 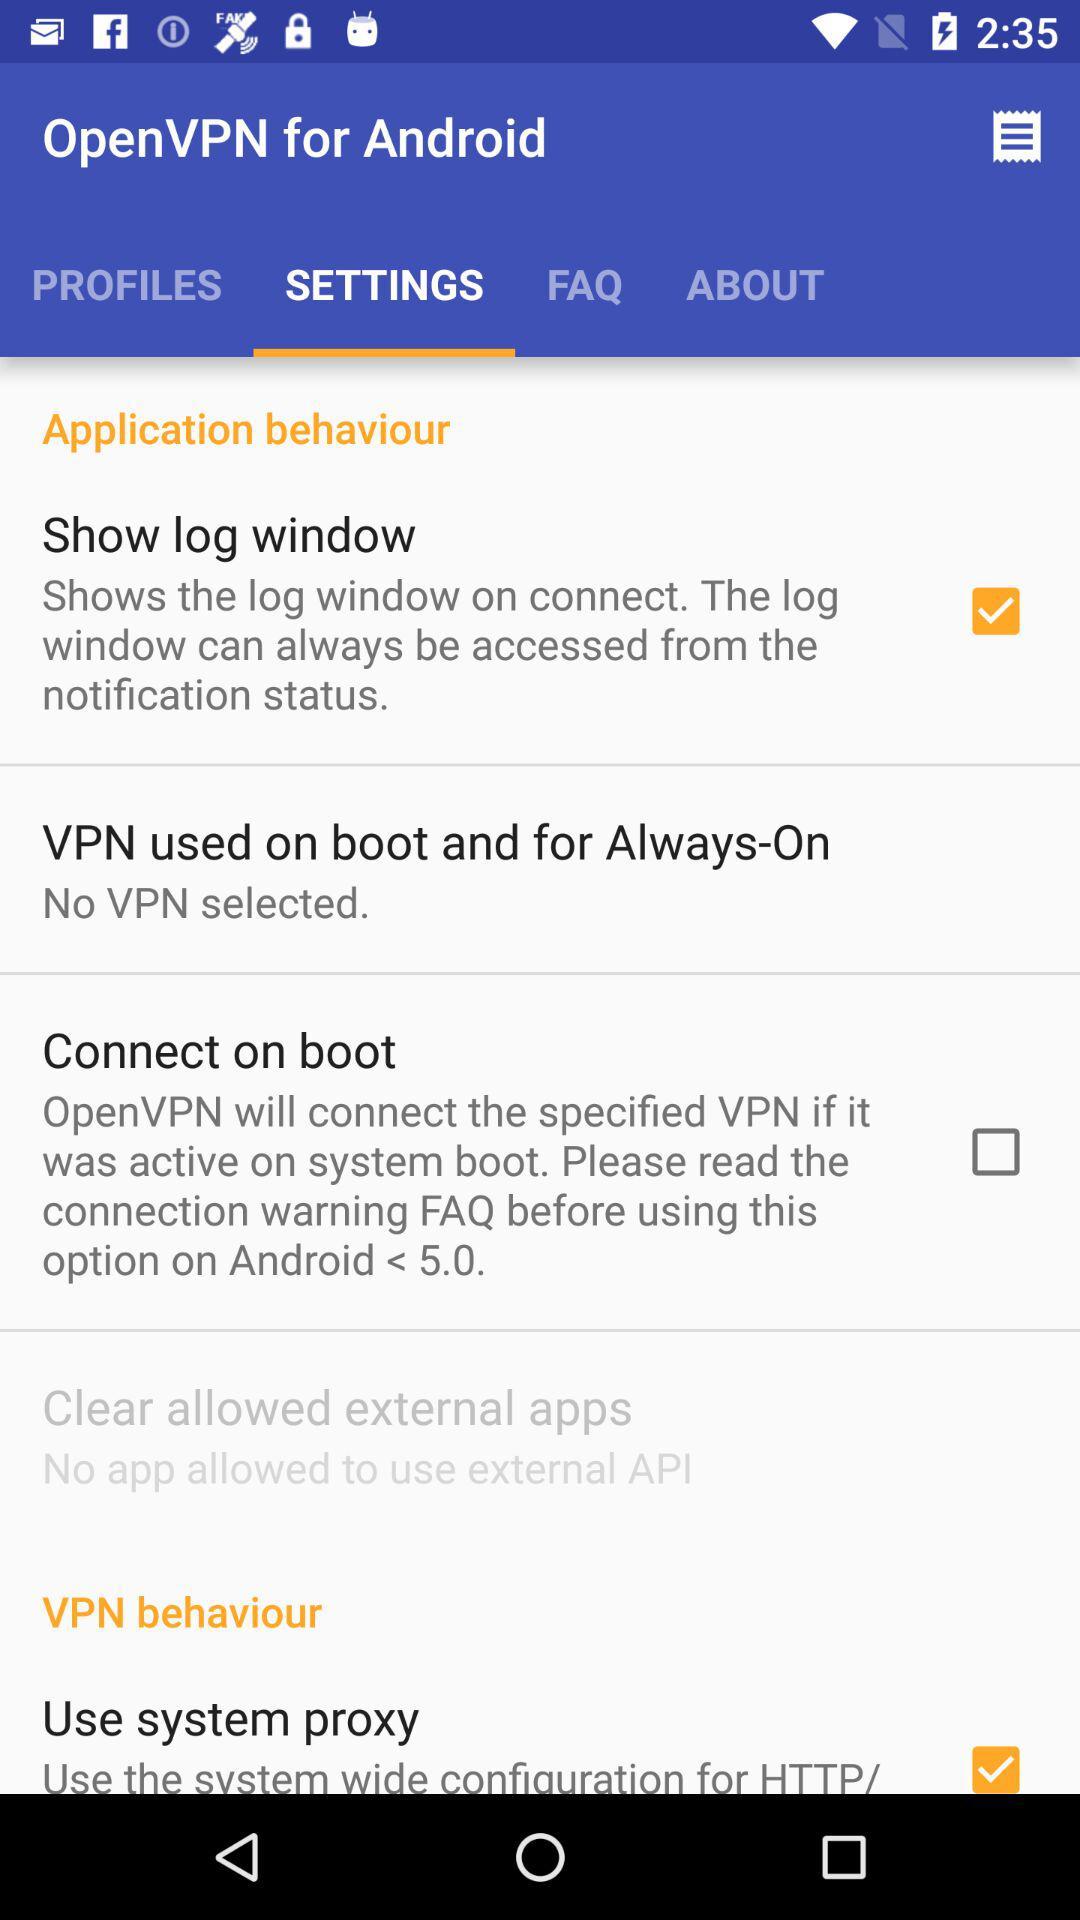 I want to click on the profiles, so click(x=126, y=282).